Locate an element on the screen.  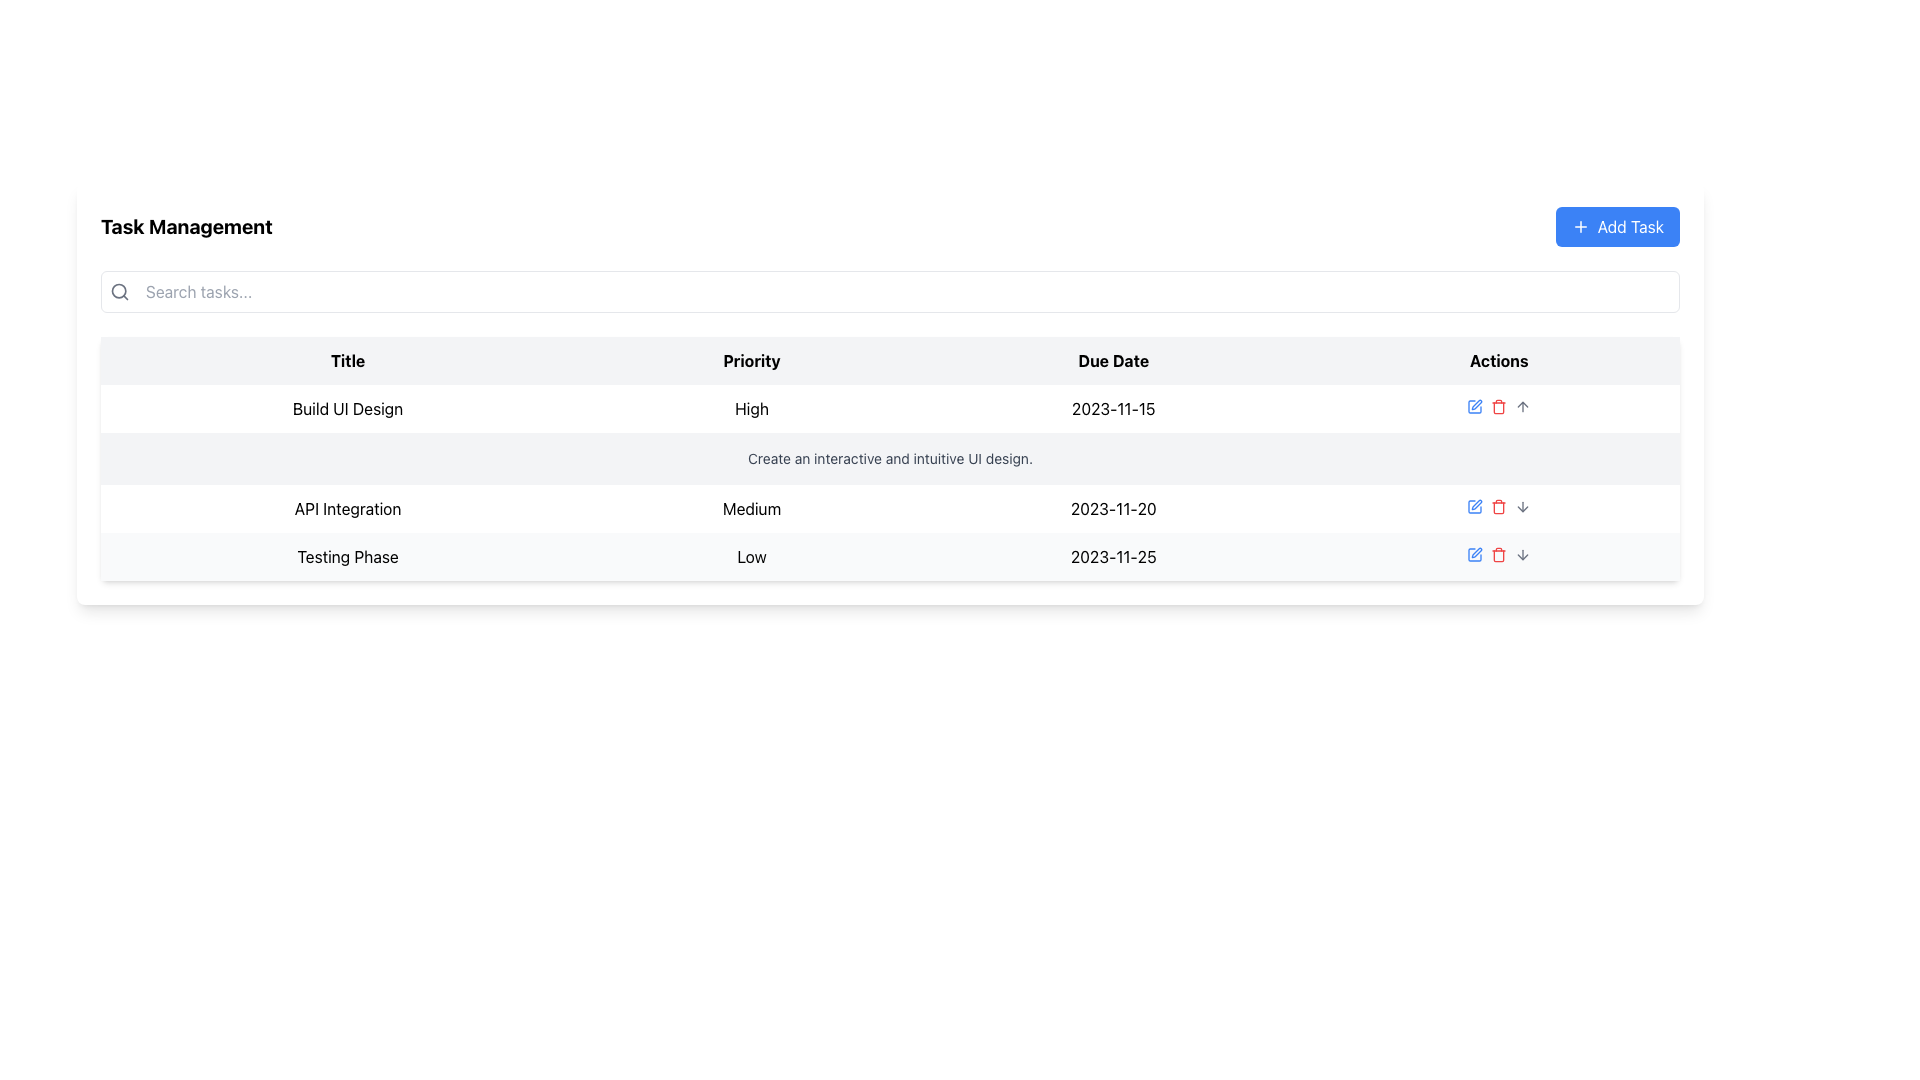
the text label displaying 'Medium' in the 'Priority' column of the task row for 'API Integration' is located at coordinates (751, 508).